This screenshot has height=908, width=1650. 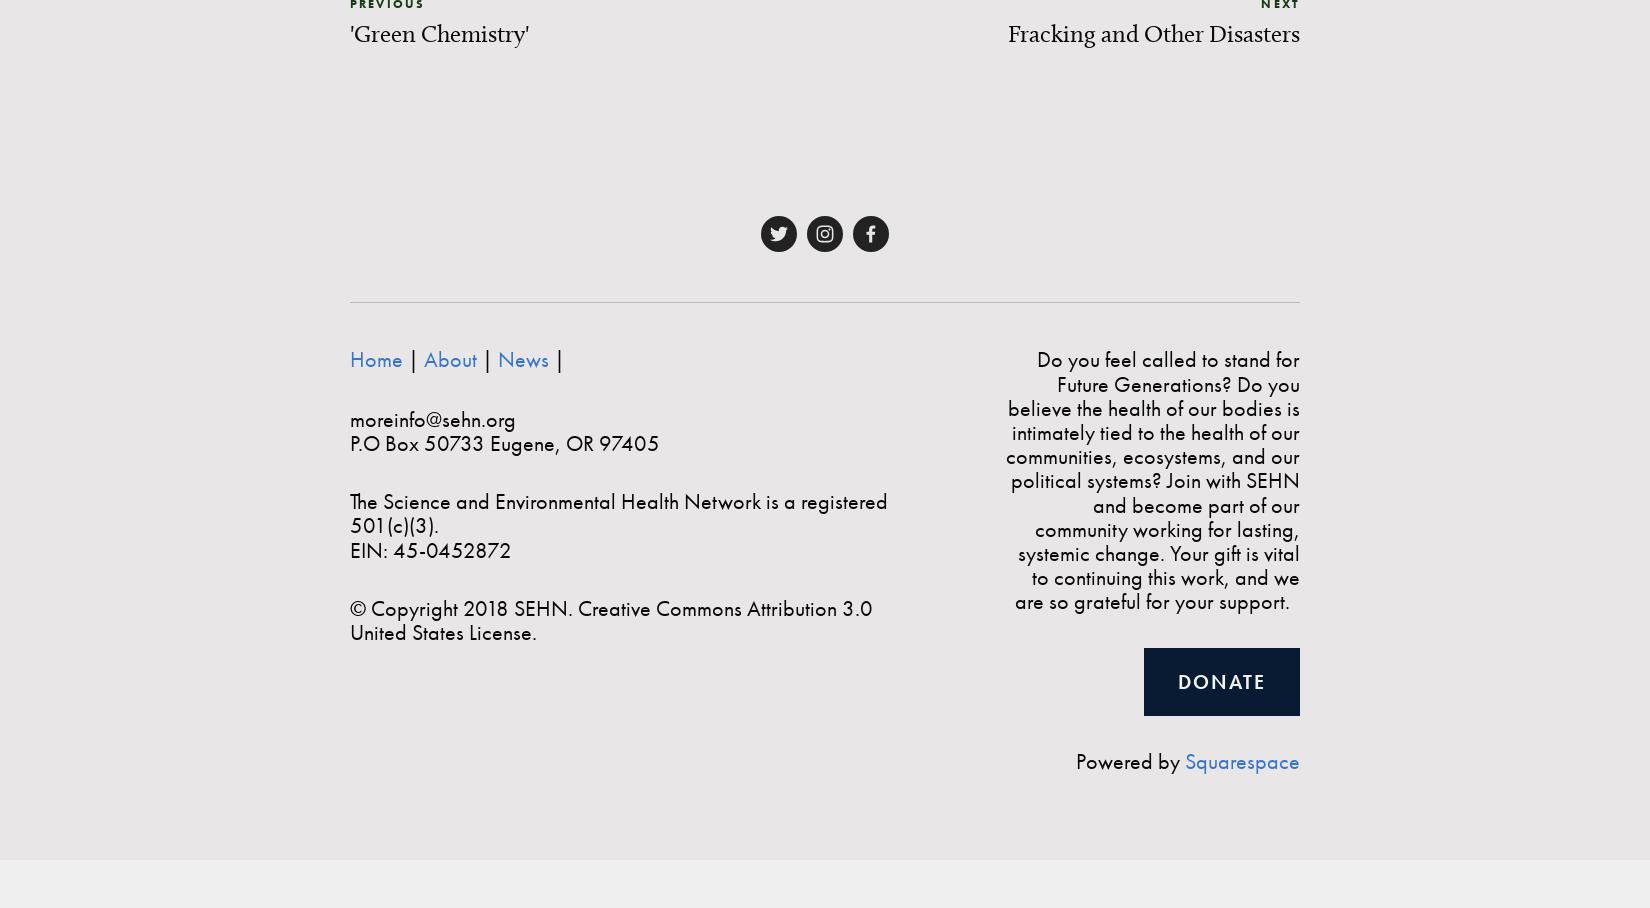 I want to click on 'Do you feel called to stand for Future Generations? Do you believe the health of our bodies is intimately tied to the health of our communities, ecosystems, and our political systems? Join with SEHN and become part of our community working for lasting, systemic change. Your gift is vital to continuing this work, and we are so grateful for your support.', so click(x=1154, y=479).